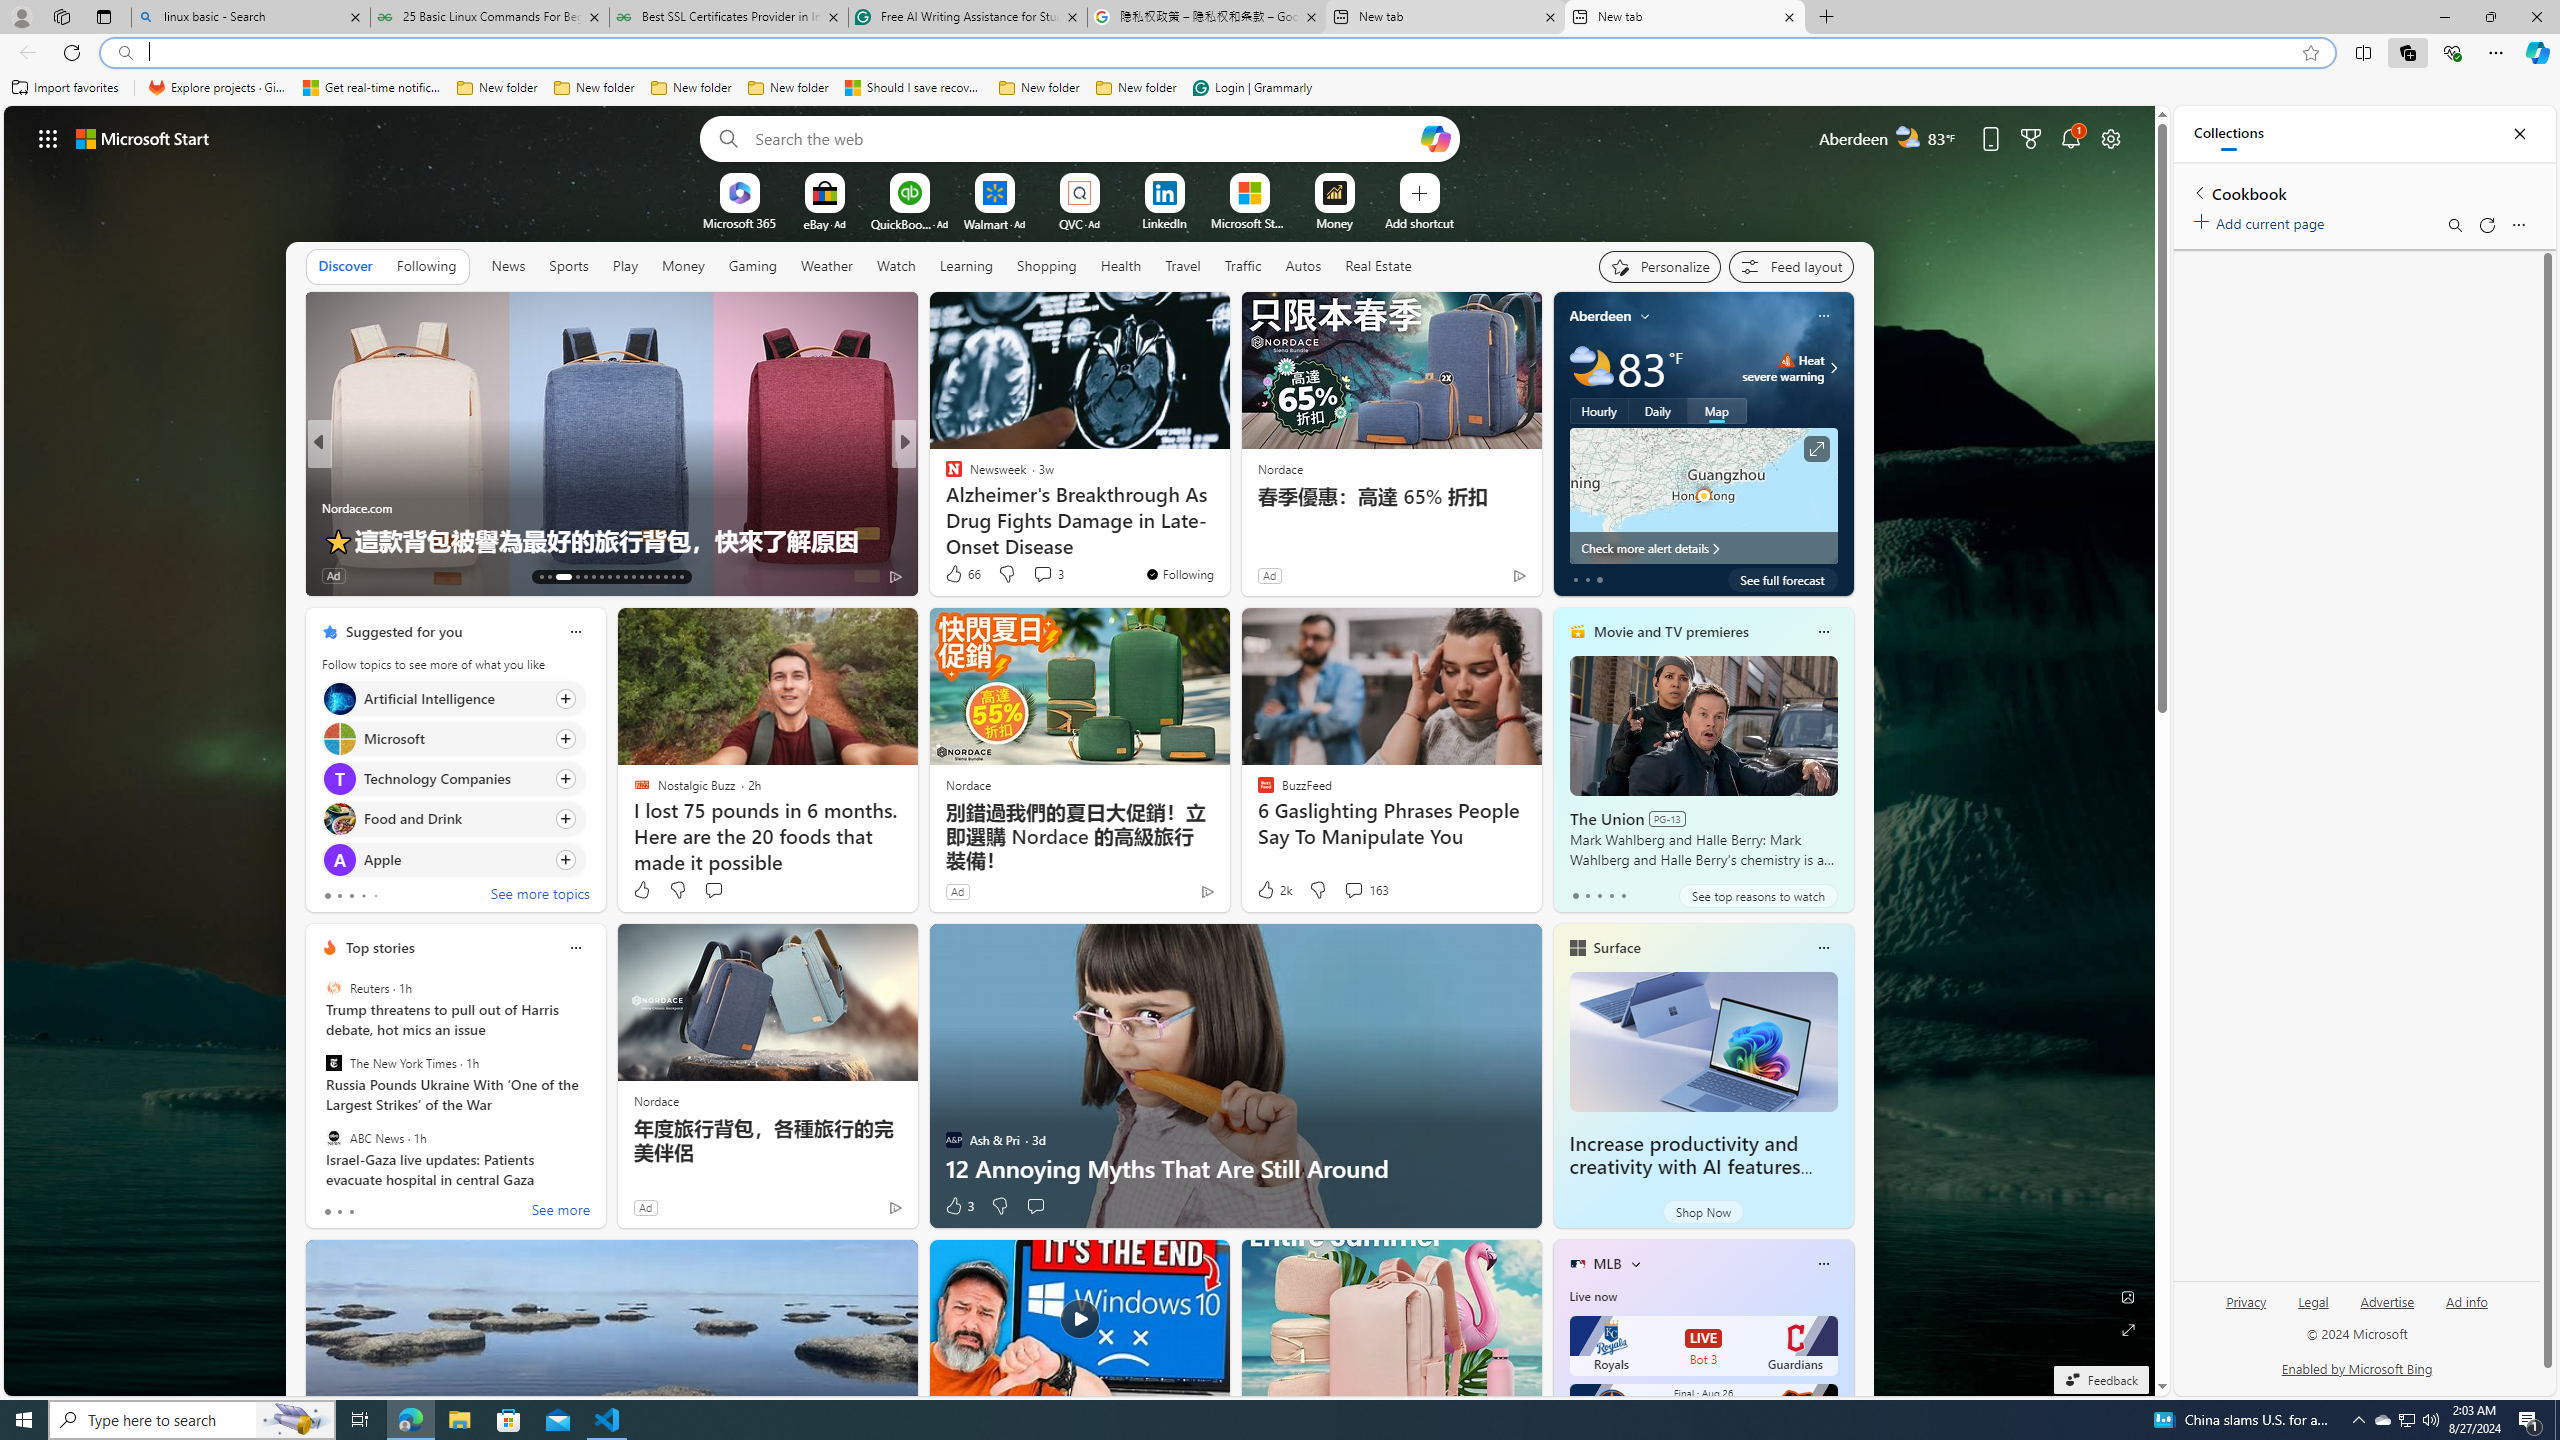  Describe the element at coordinates (893, 1206) in the screenshot. I see `'Ad Choice'` at that location.